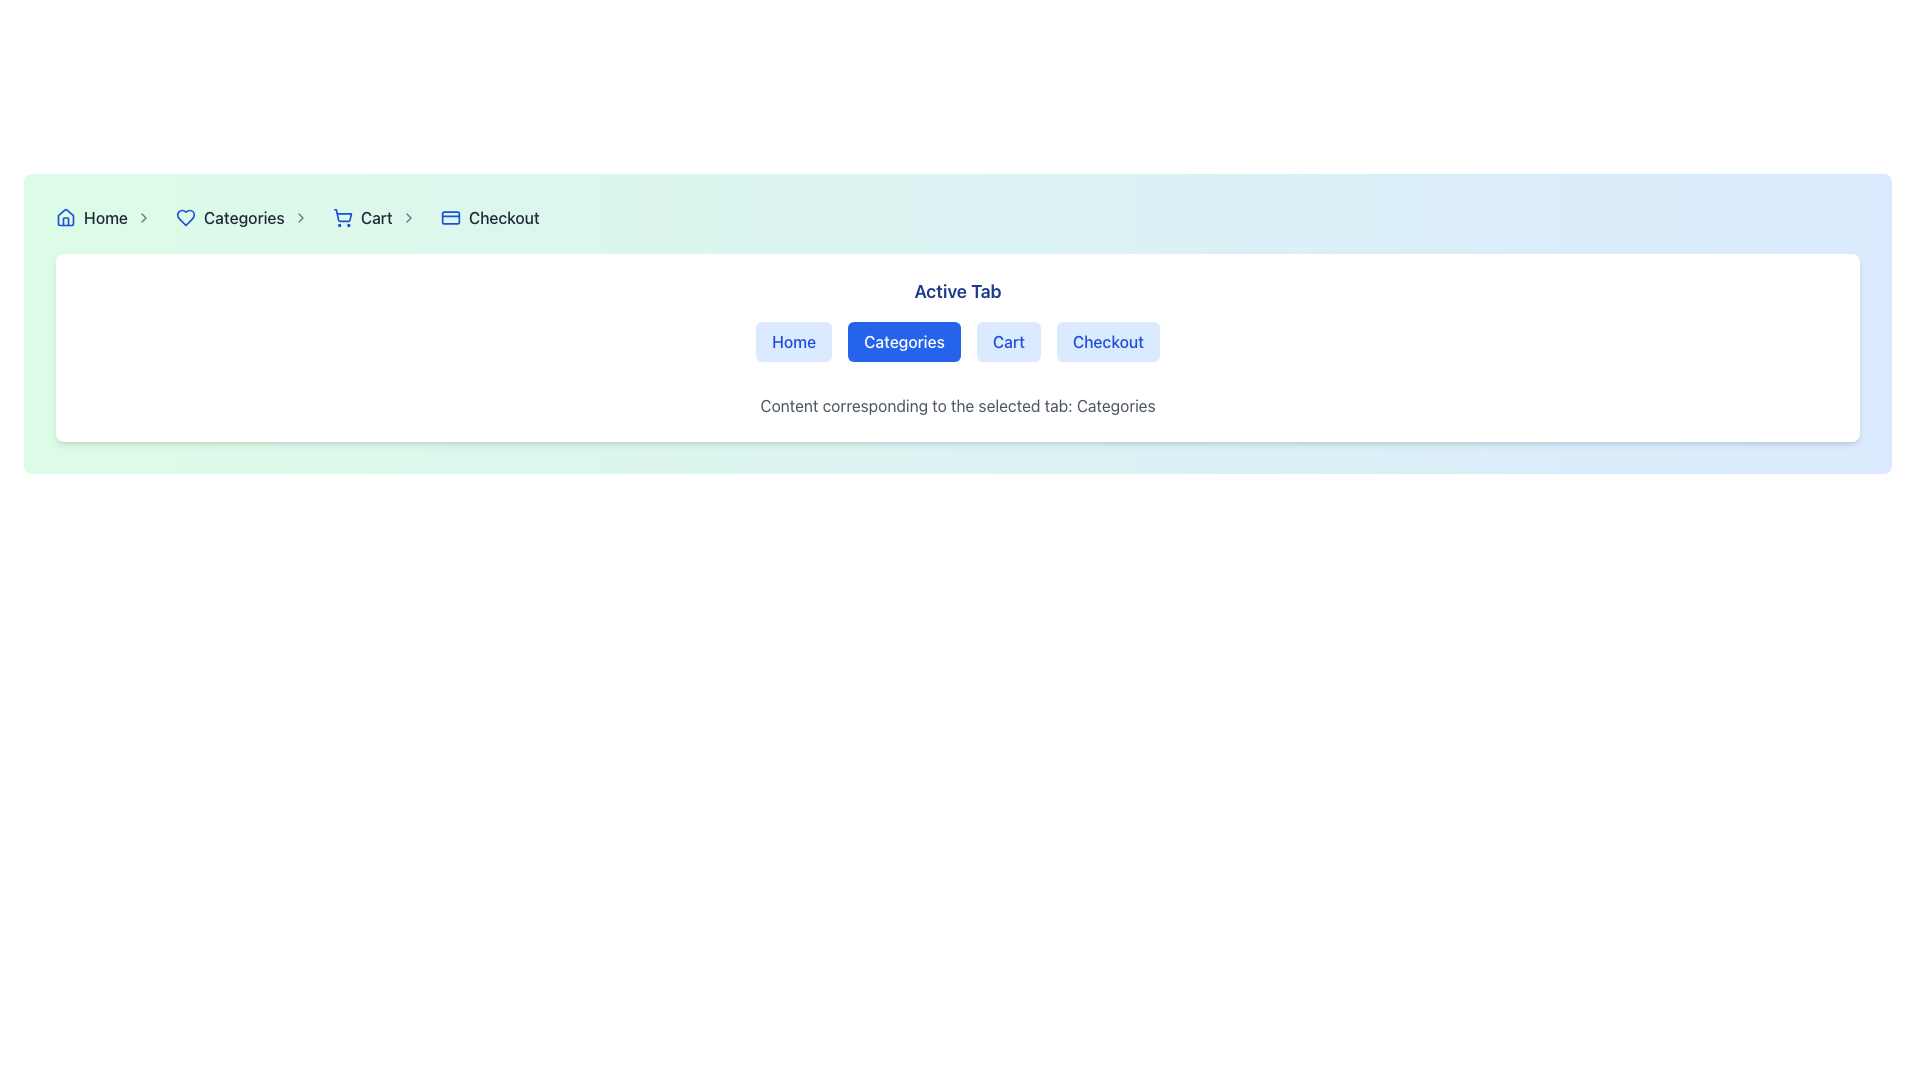  I want to click on the Navigation bar located at the top section of the interface, so click(957, 218).